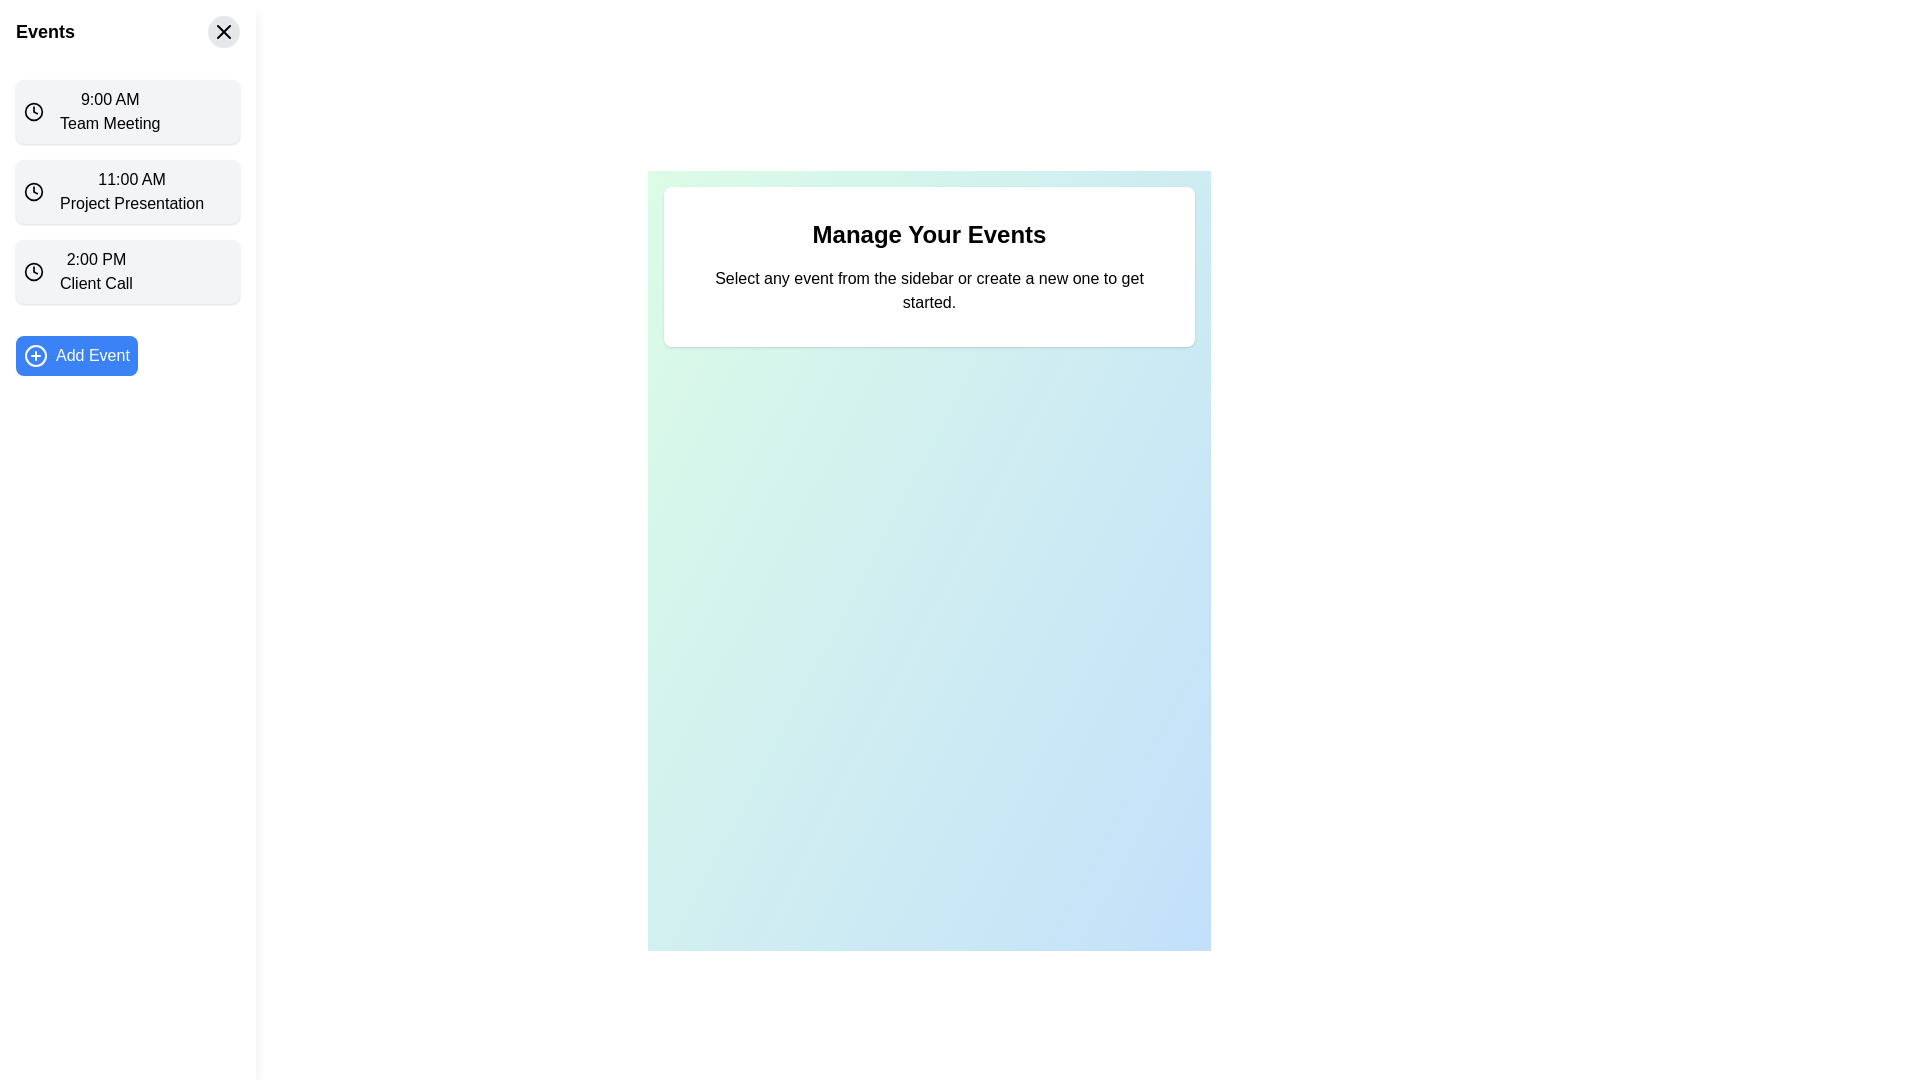  I want to click on time label indicating '2:00 PM' in the sidebar event list, which is the upper text line of the third item labeled '2:00 PM Client Call', so click(95, 258).